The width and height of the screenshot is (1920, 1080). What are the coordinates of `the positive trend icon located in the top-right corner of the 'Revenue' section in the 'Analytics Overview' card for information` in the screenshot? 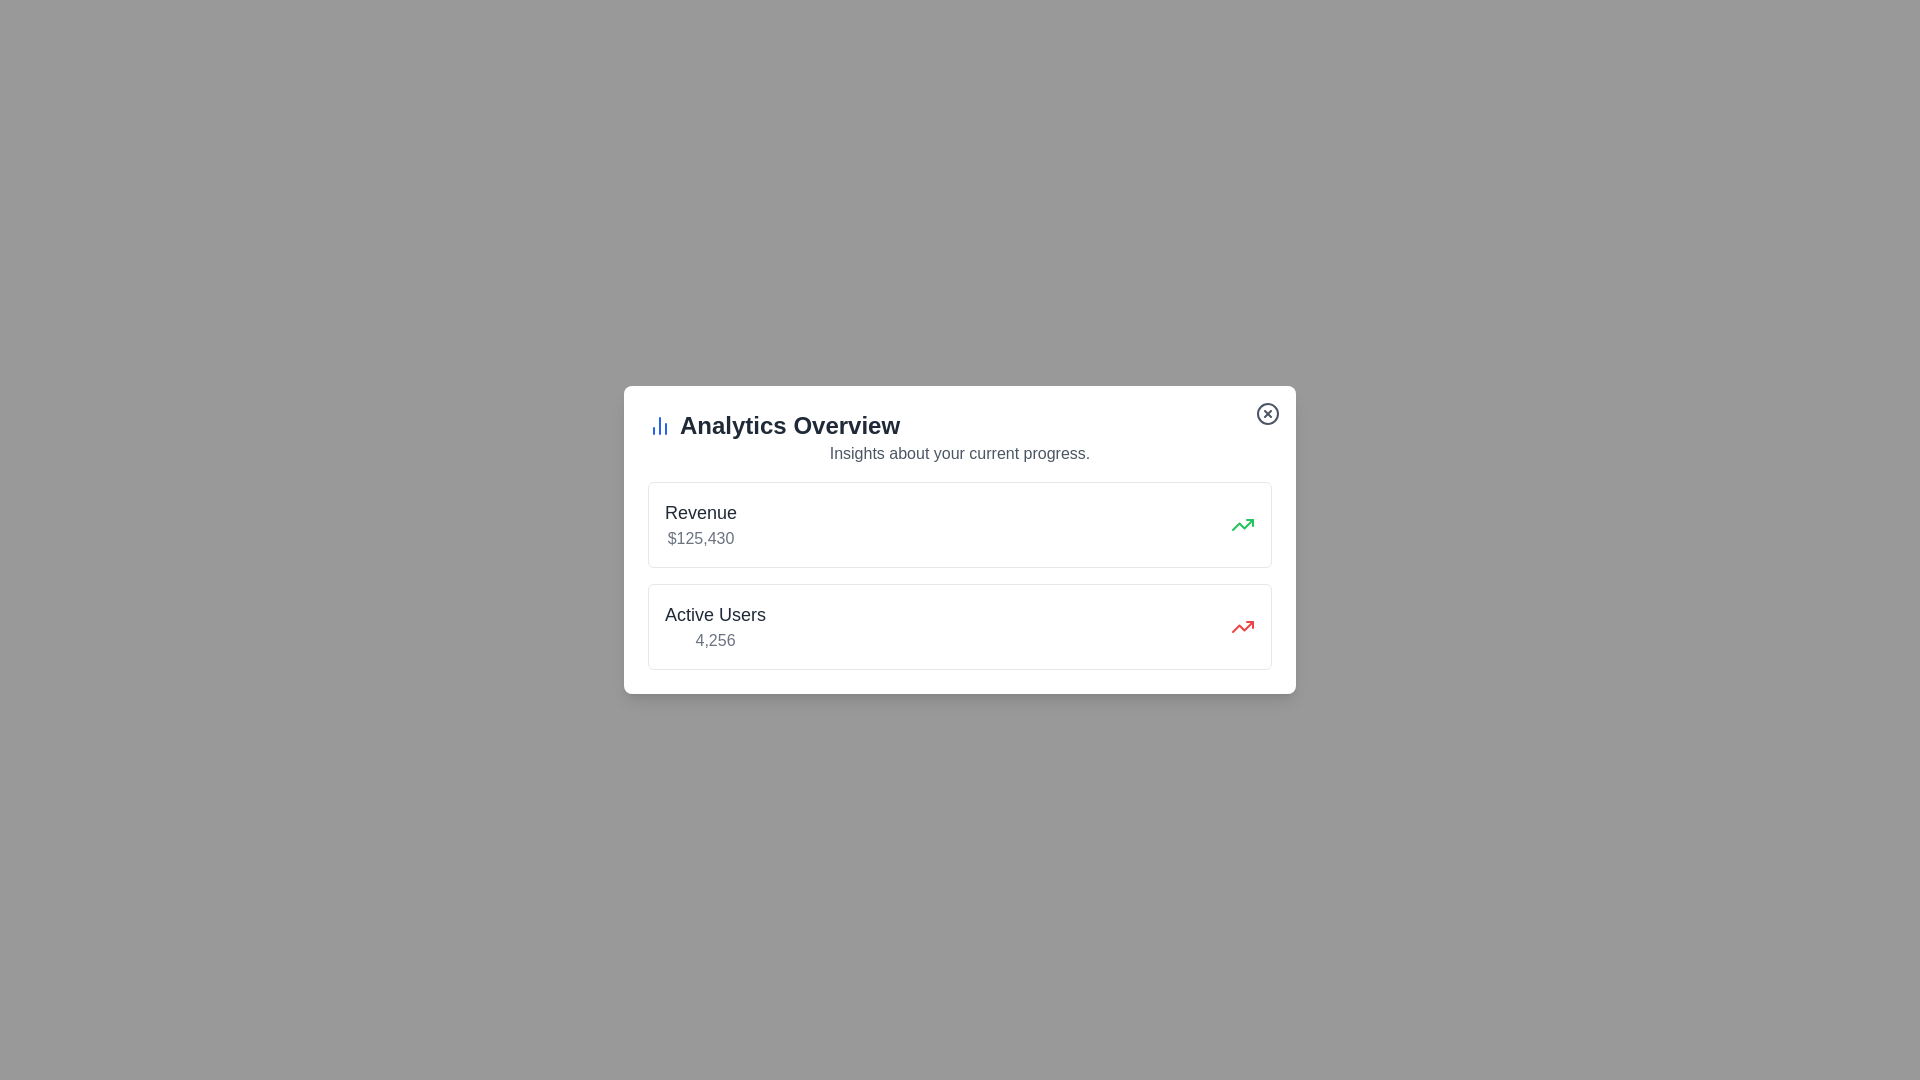 It's located at (1242, 523).